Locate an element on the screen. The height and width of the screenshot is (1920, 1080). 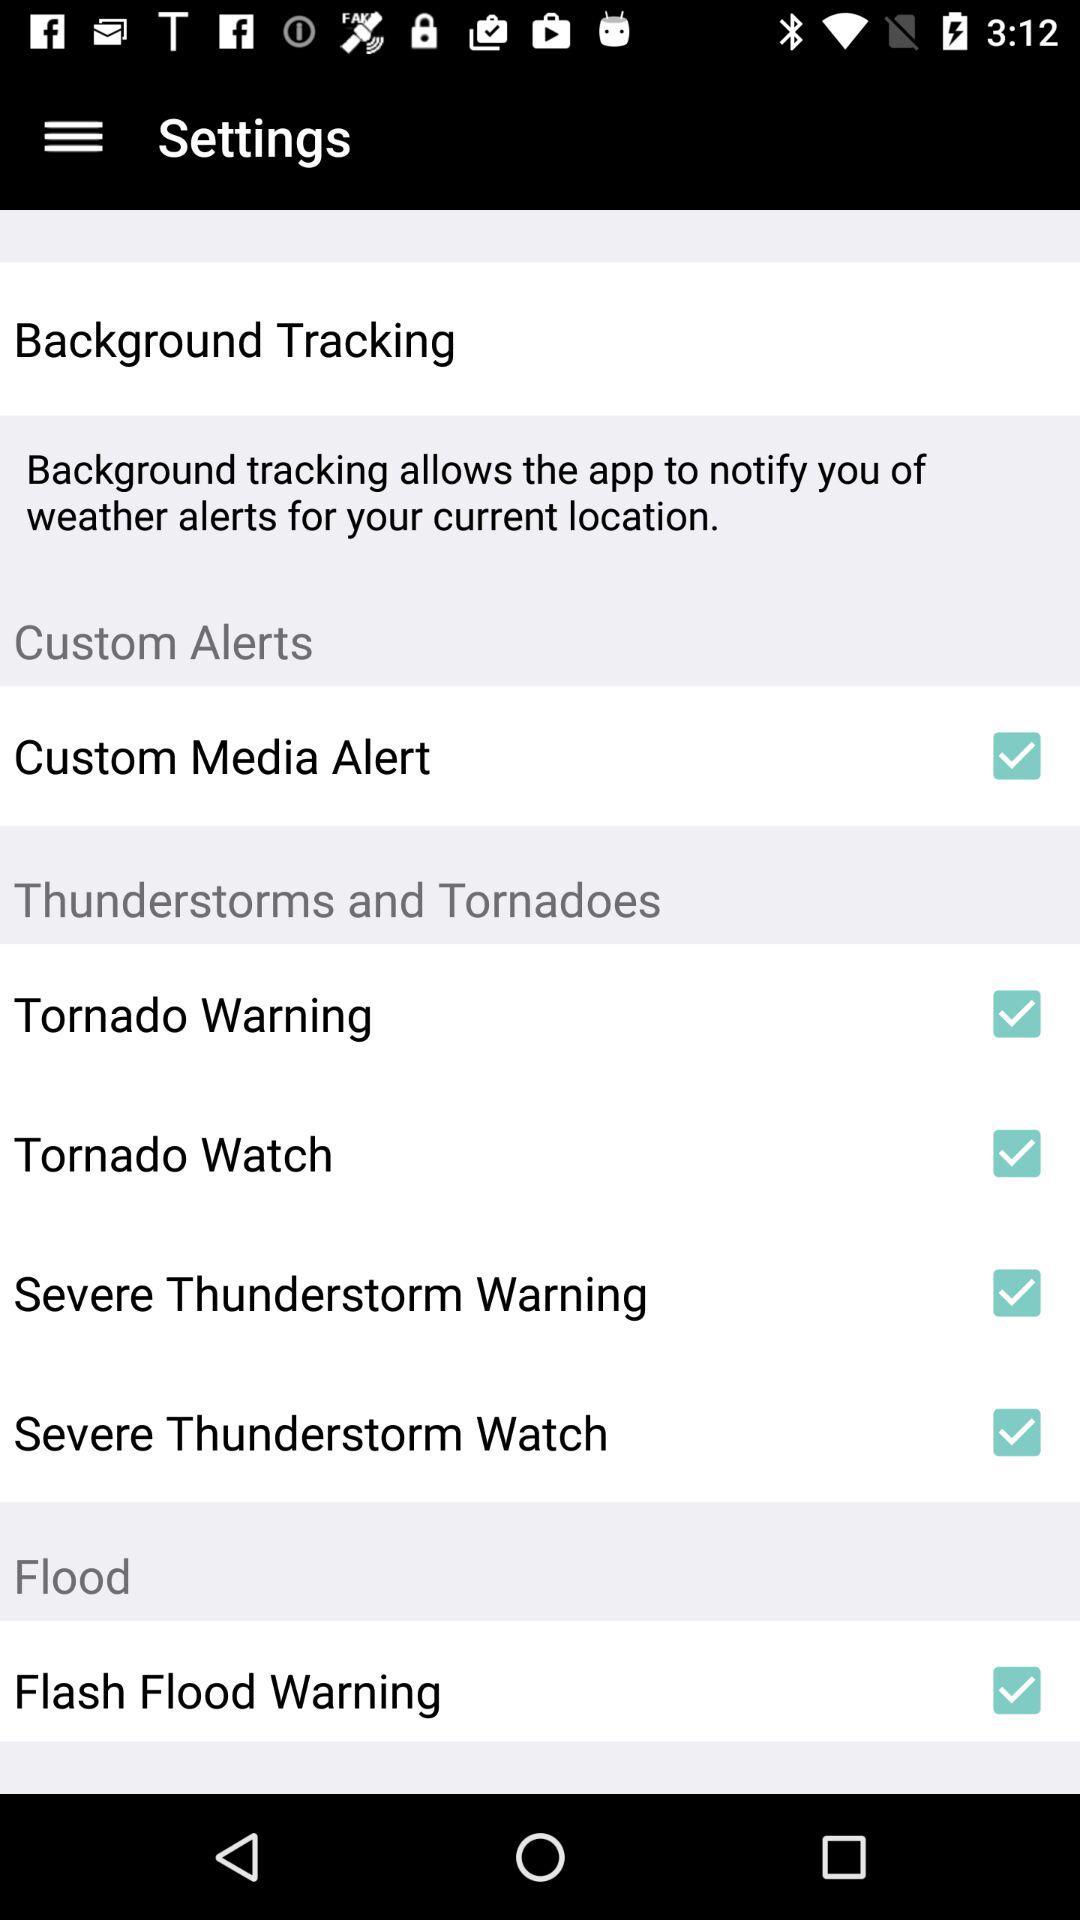
the thunderstorms and tornadoes is located at coordinates (540, 883).